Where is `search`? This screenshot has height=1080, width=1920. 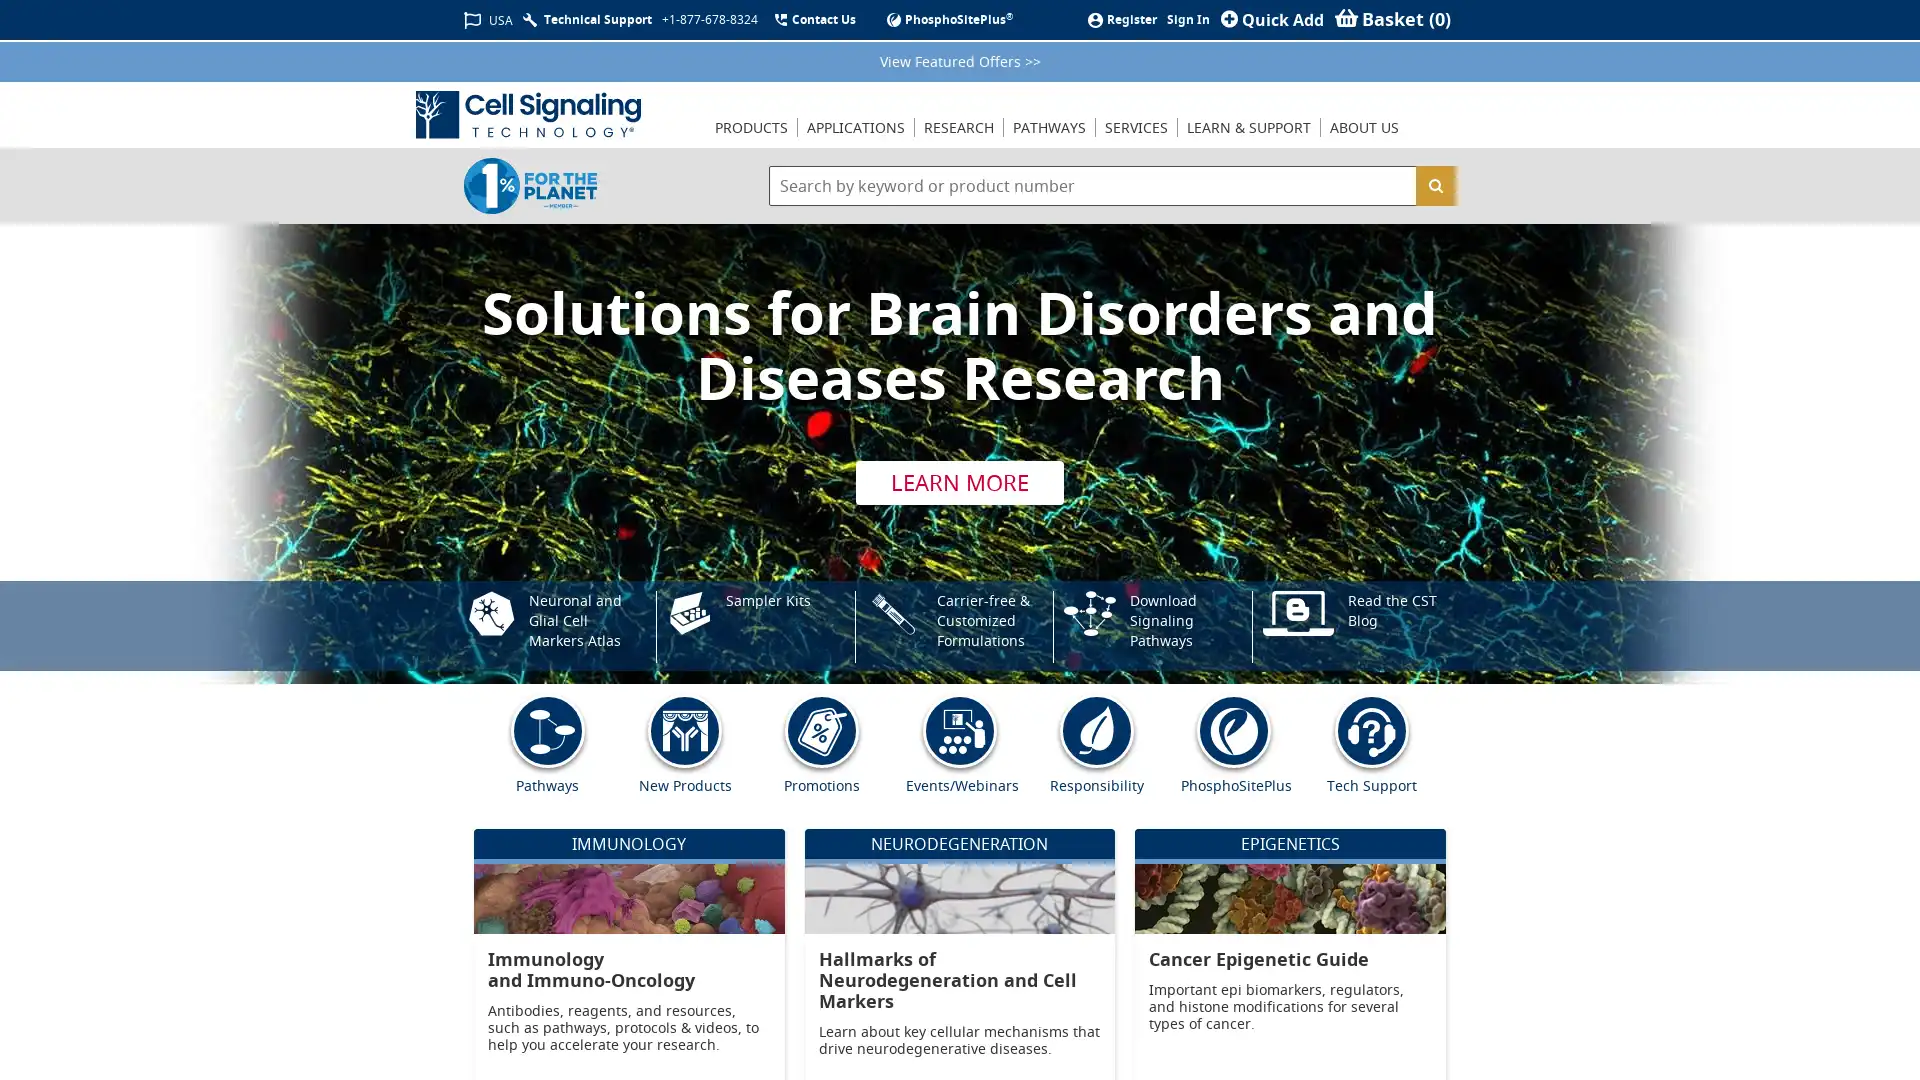
search is located at coordinates (1434, 185).